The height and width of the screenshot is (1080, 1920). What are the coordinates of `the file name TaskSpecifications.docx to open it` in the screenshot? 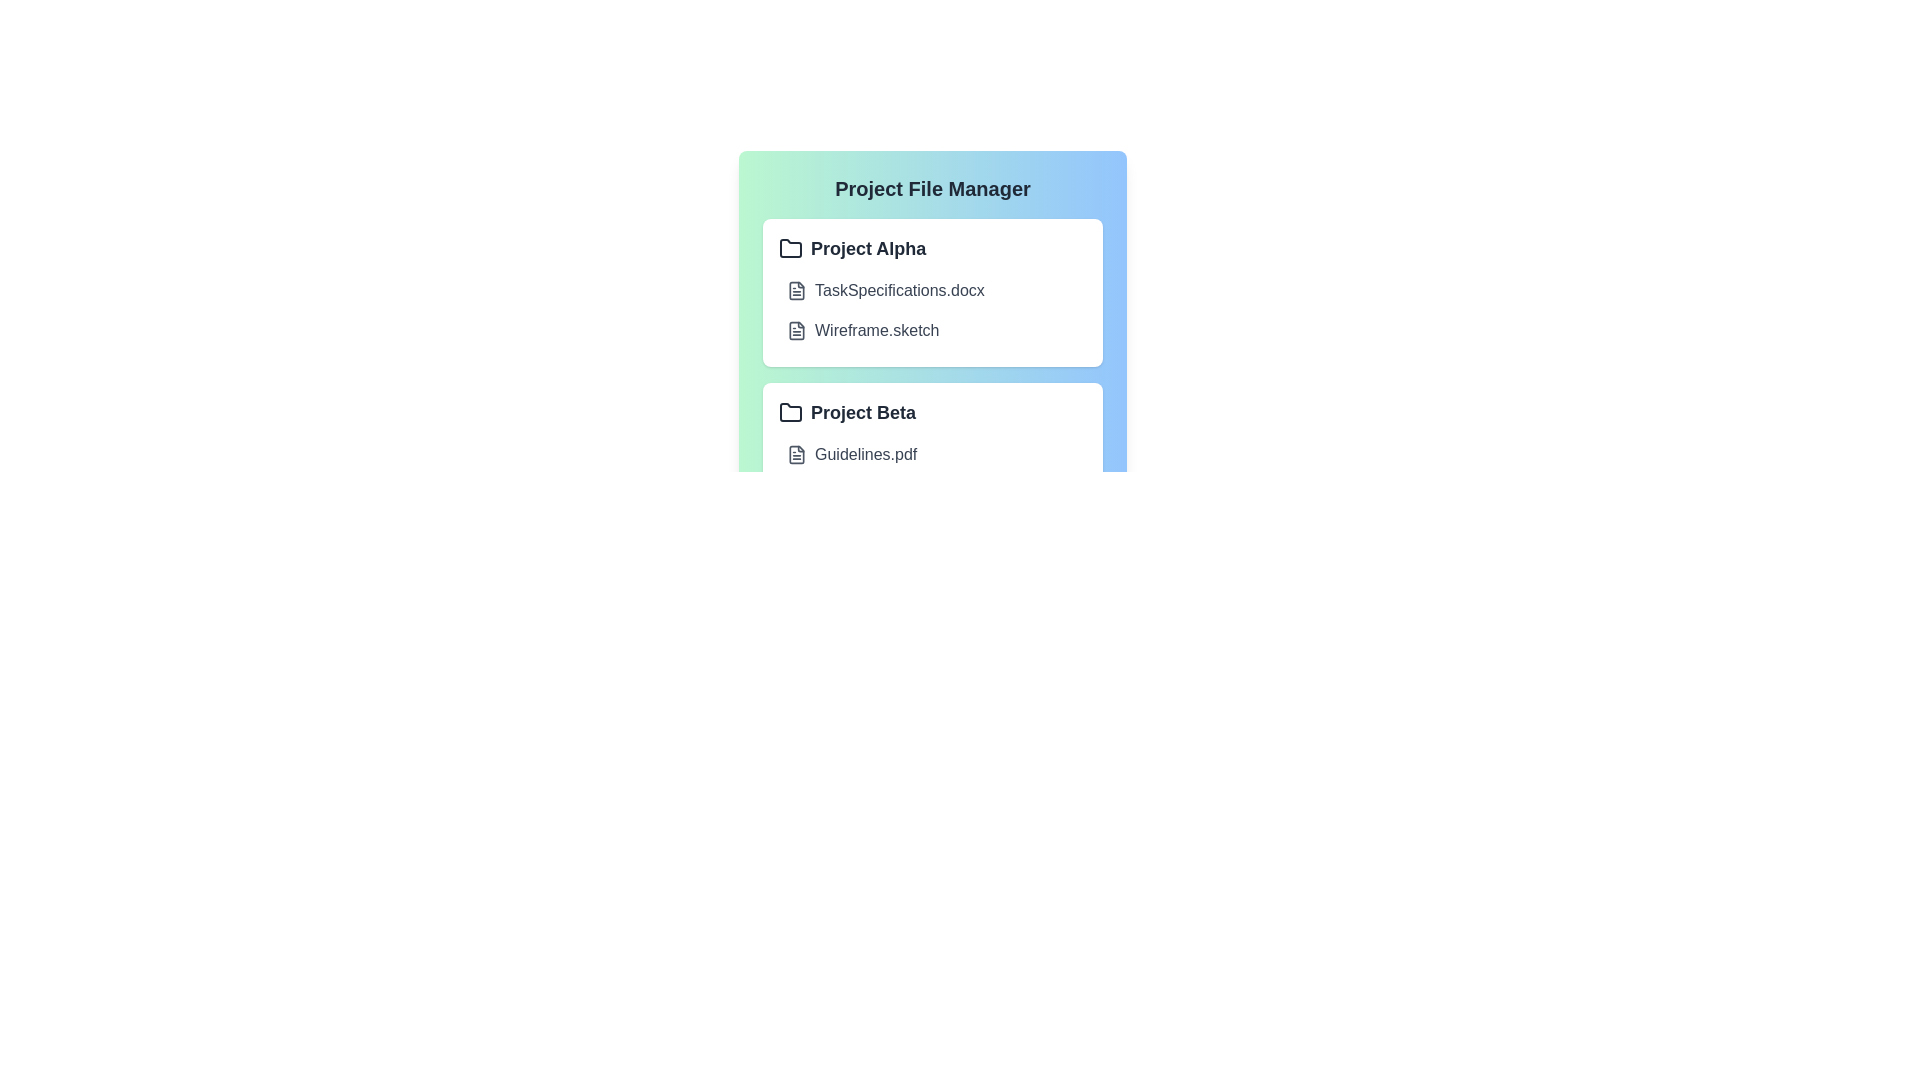 It's located at (898, 290).